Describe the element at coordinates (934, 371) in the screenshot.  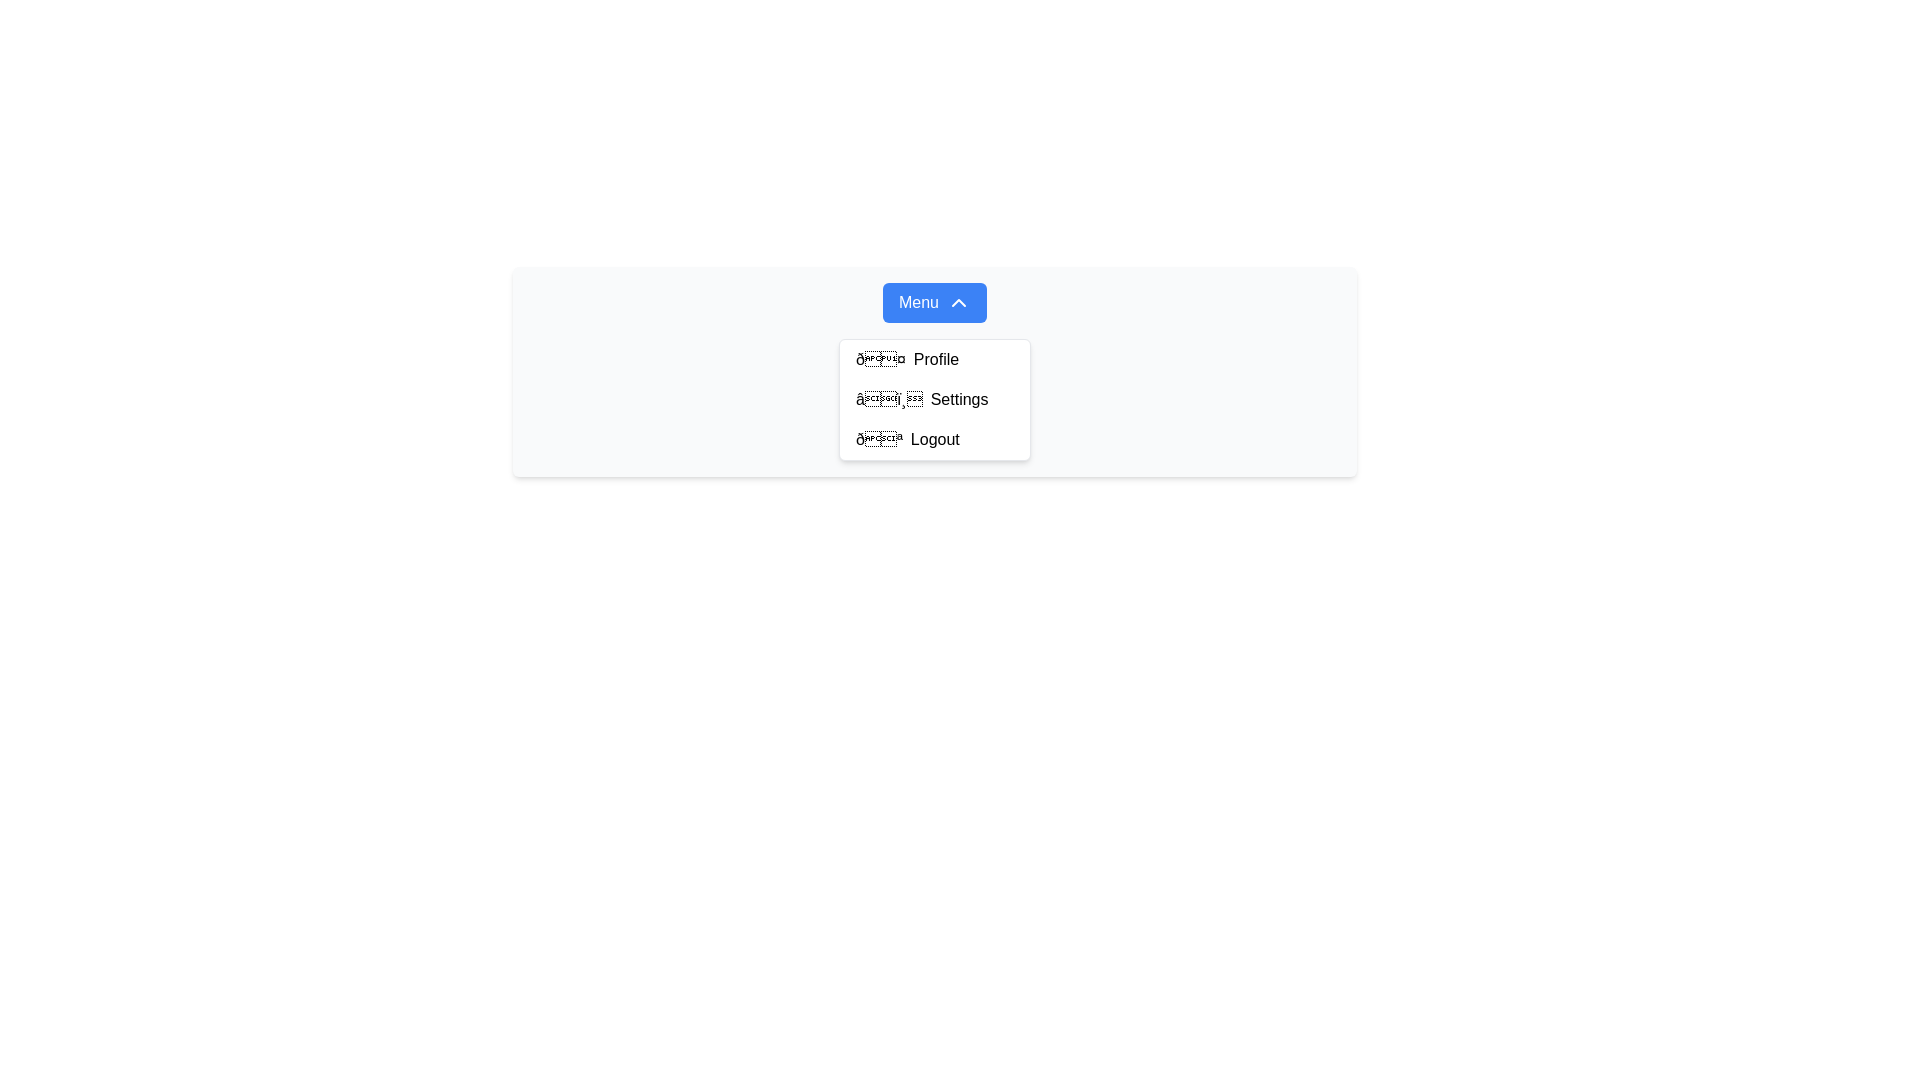
I see `the 'Settings' option` at that location.